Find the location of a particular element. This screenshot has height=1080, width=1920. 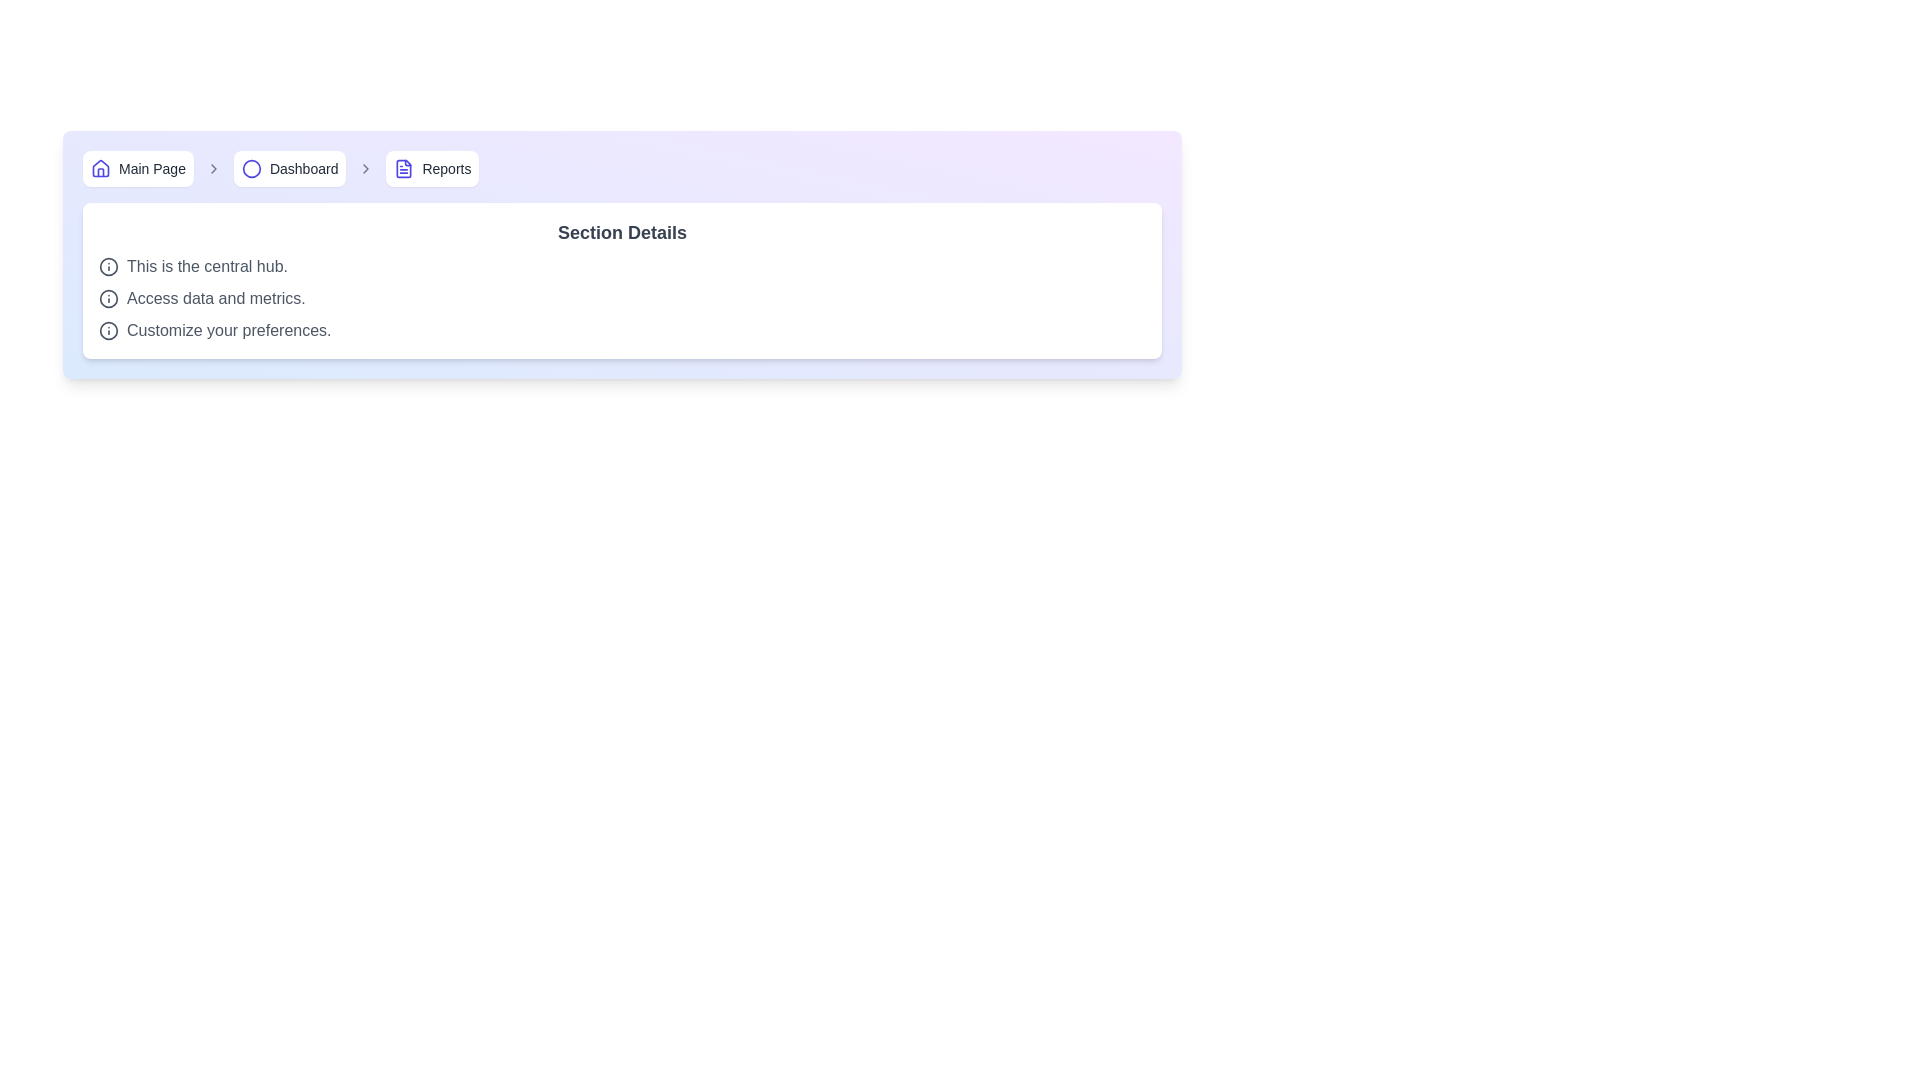

the circular information icon with an 'i' symbol, located to the far left of the text 'This is the central hub.' is located at coordinates (108, 265).